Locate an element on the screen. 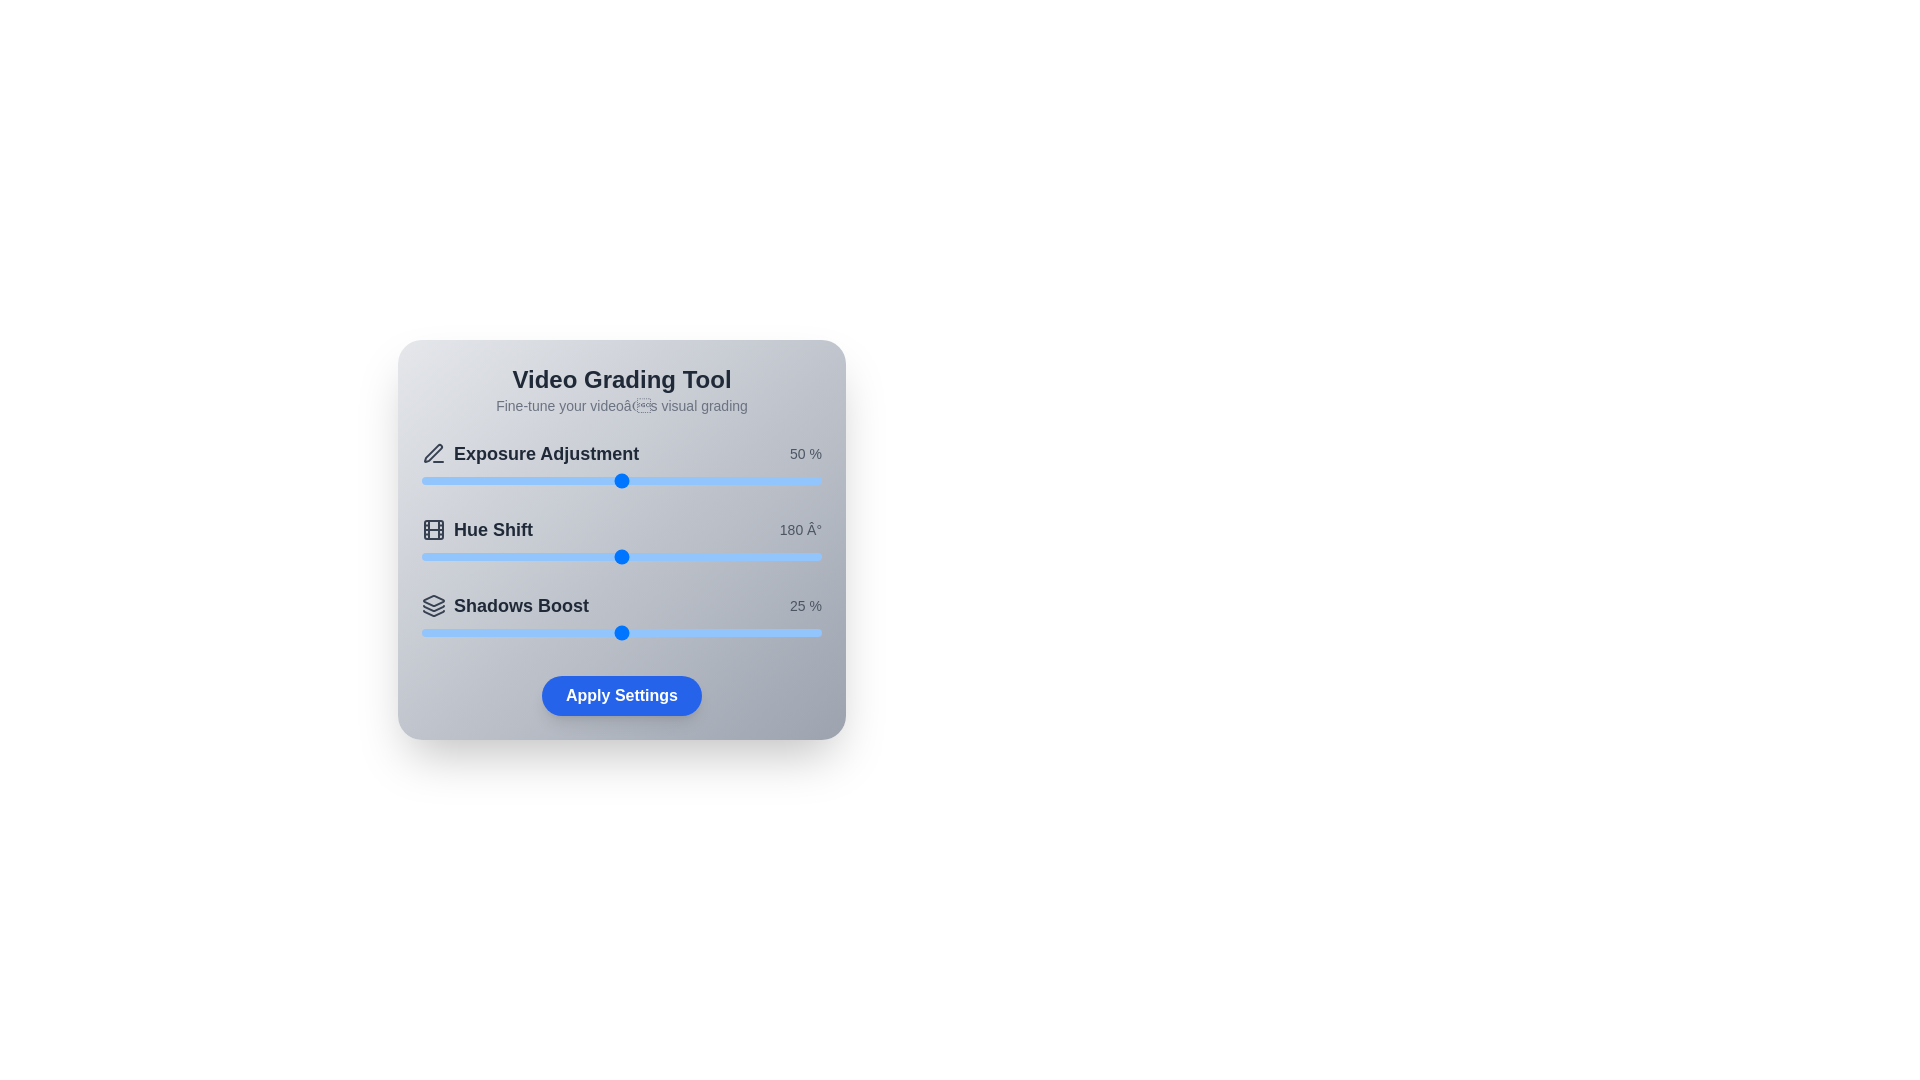  the 'Shadows Boost' slider is located at coordinates (662, 632).